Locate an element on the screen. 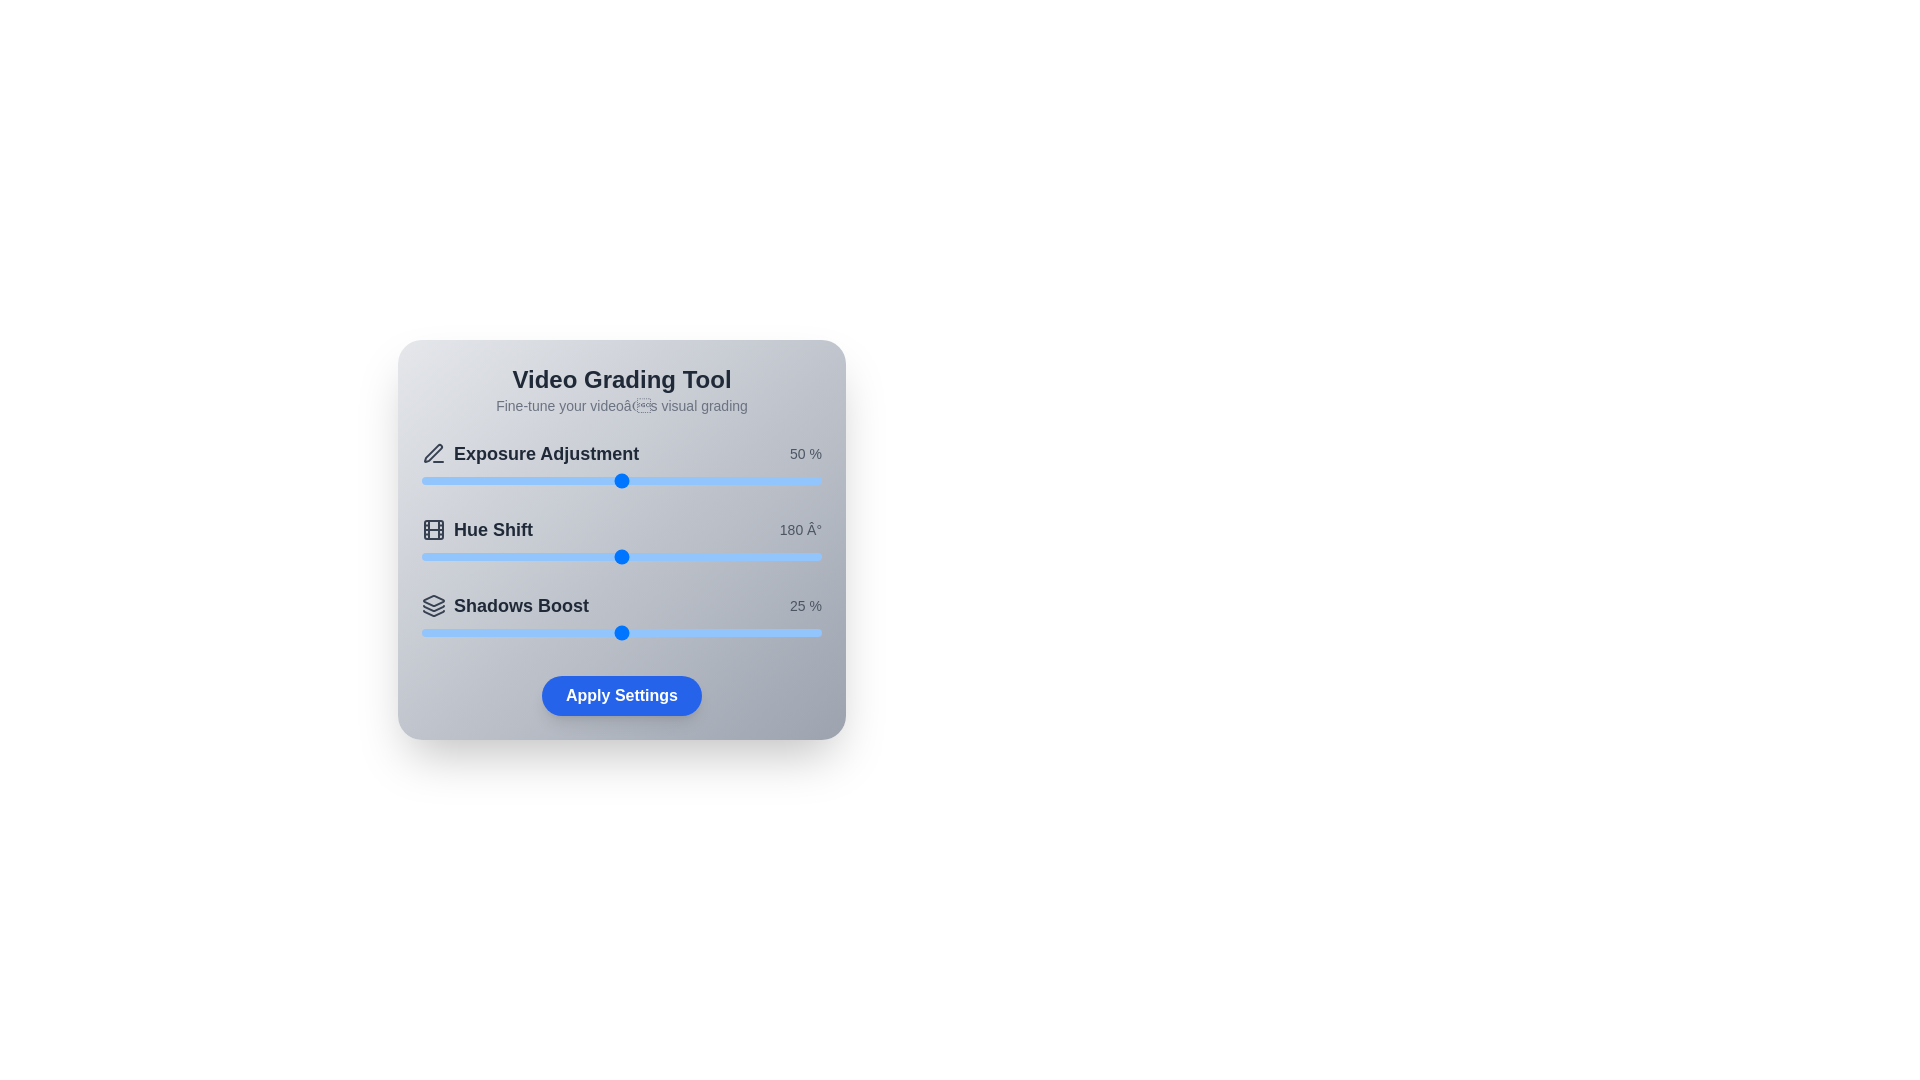  the 'Shadows Boost' slider is located at coordinates (662, 632).